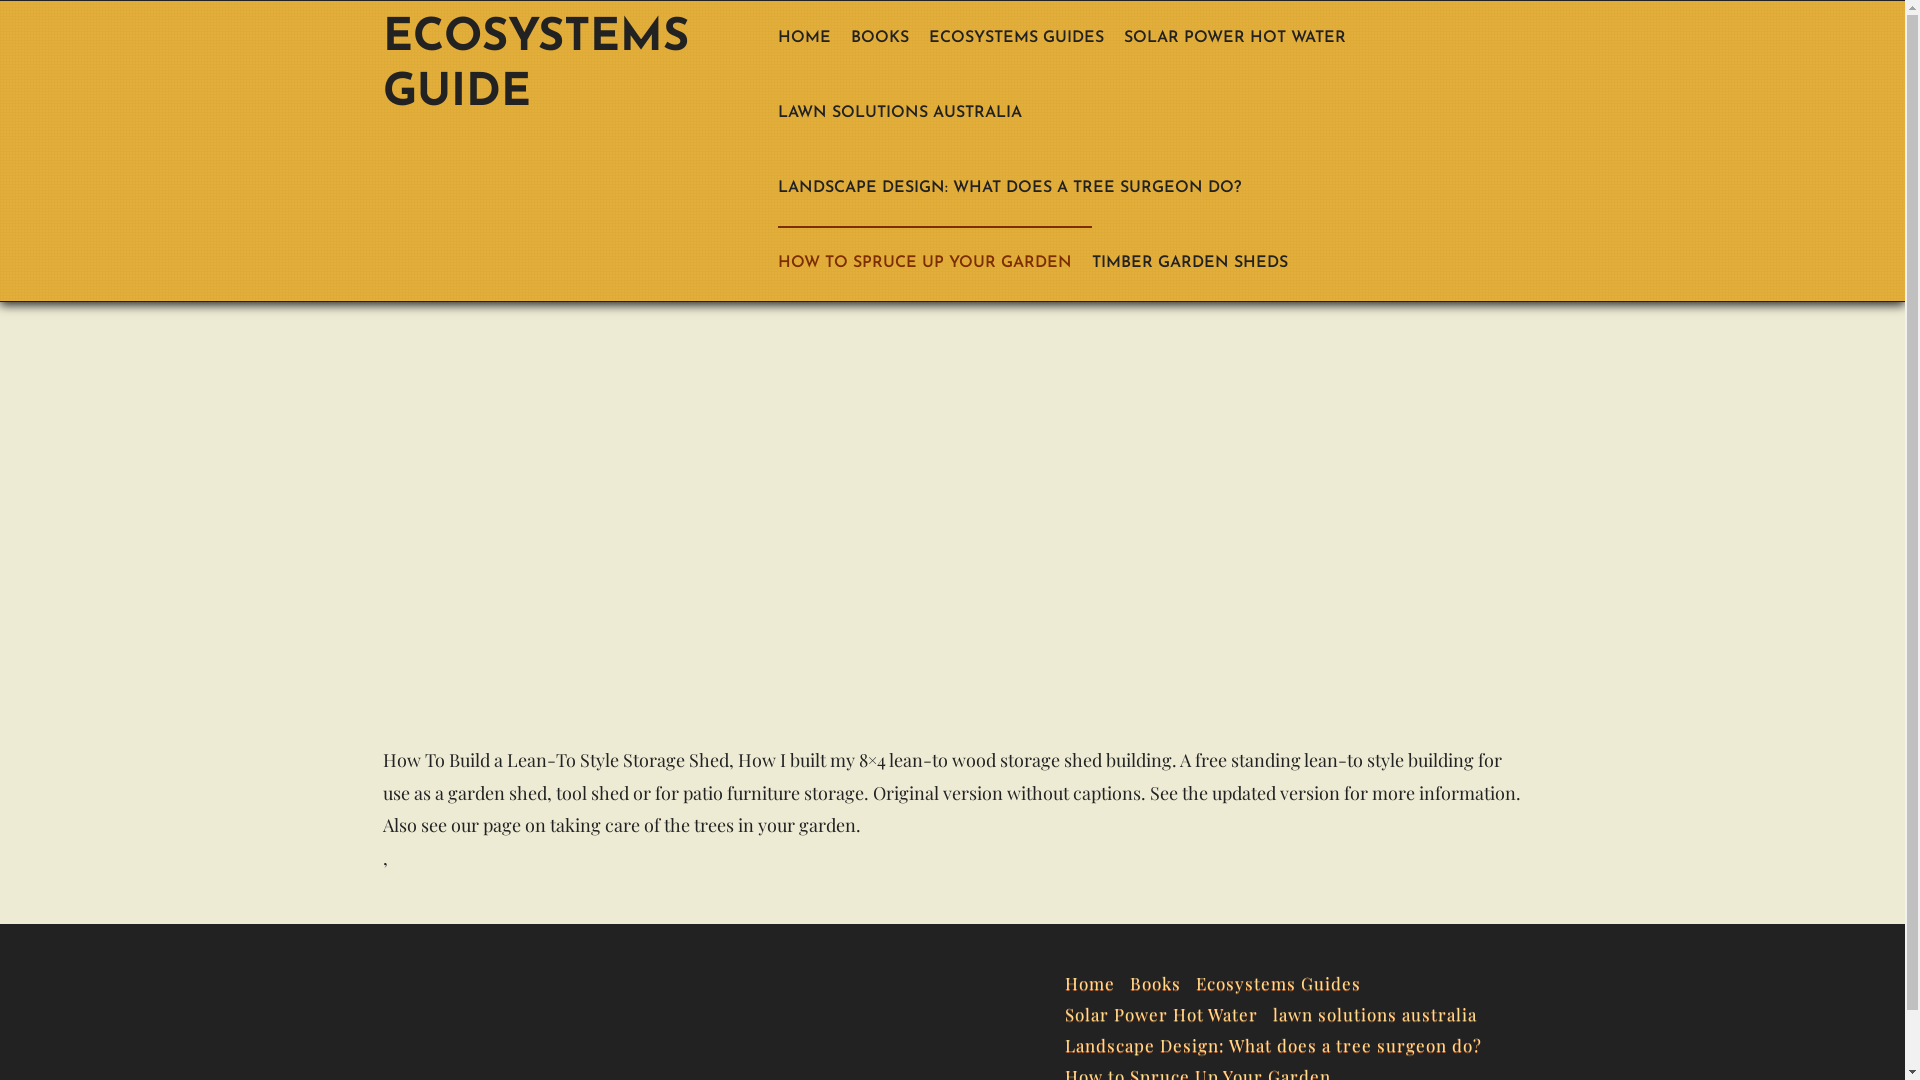 The height and width of the screenshot is (1080, 1920). I want to click on 'TIMBER GARDEN SHEDS', so click(1090, 261).